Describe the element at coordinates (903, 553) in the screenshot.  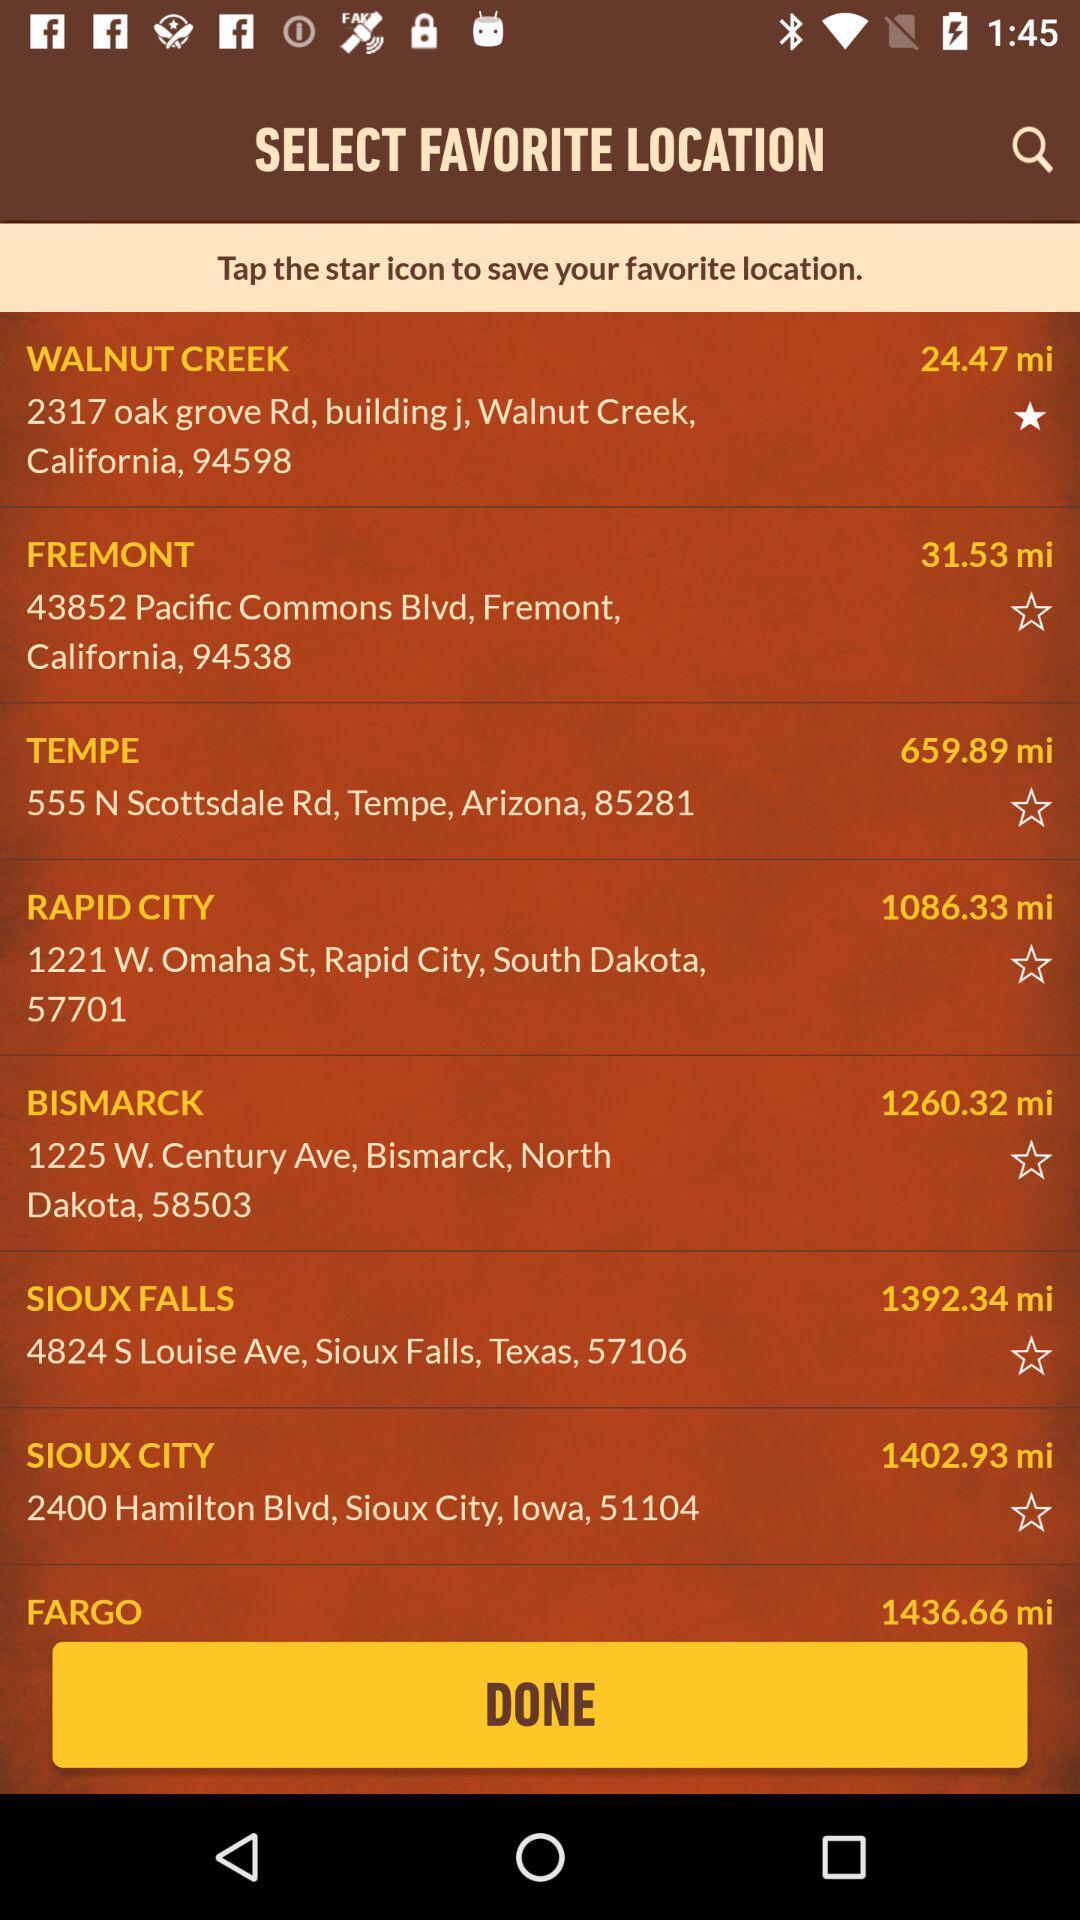
I see `the item next to fremont` at that location.